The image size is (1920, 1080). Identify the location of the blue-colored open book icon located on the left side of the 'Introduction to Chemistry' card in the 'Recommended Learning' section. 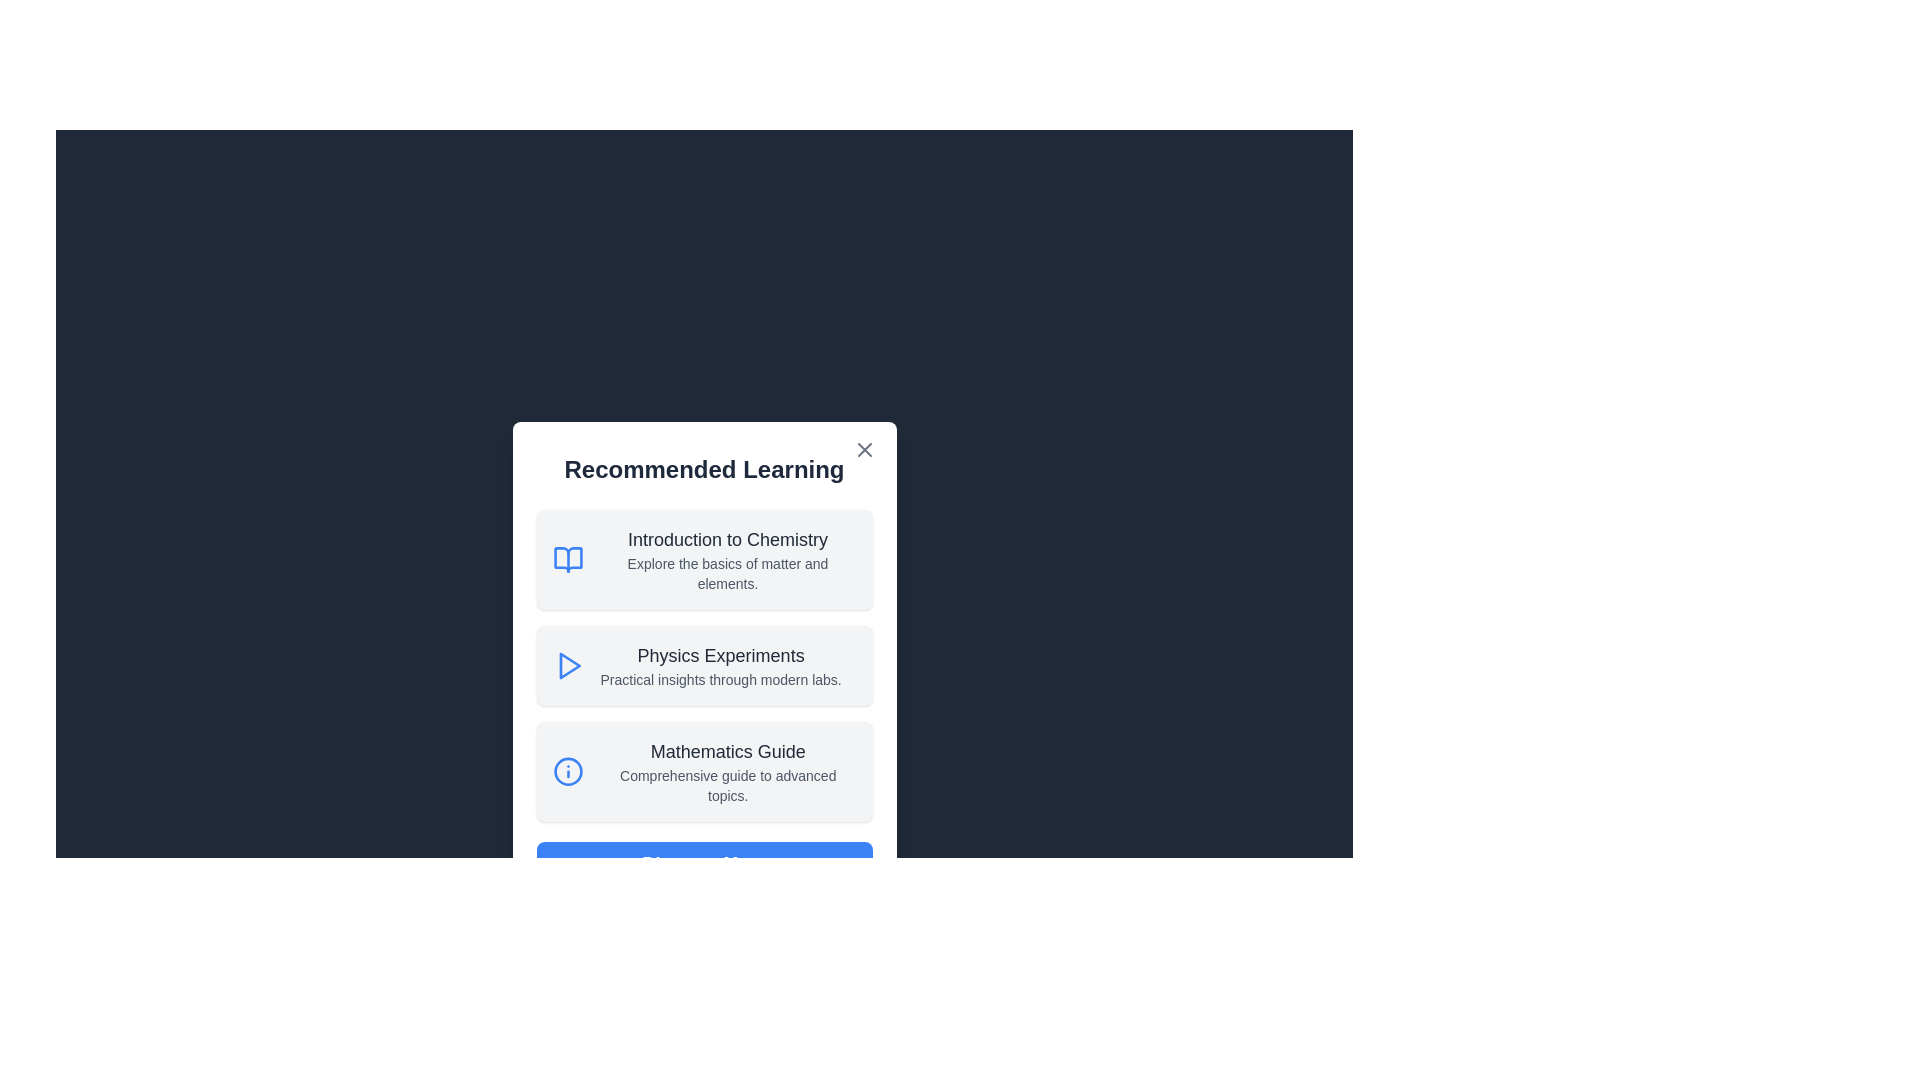
(566, 559).